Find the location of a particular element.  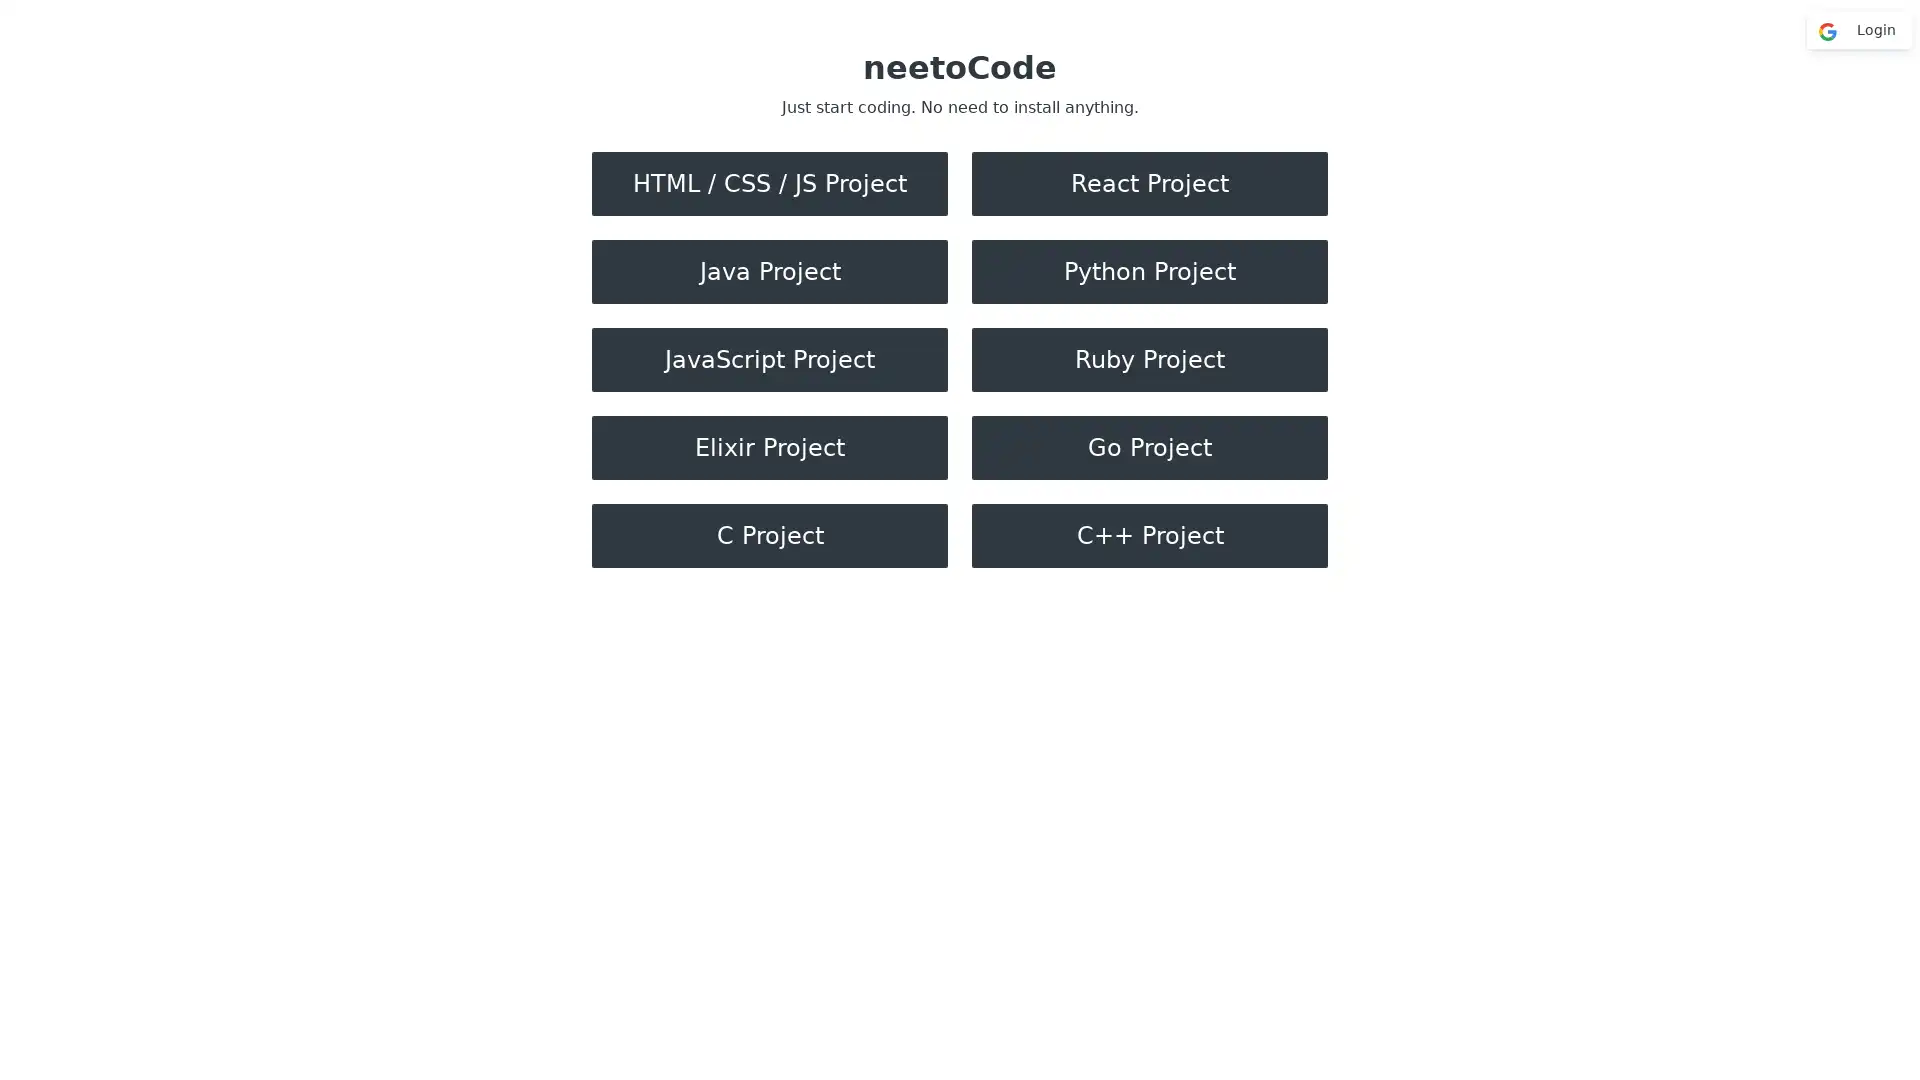

Python Project is located at coordinates (1150, 272).